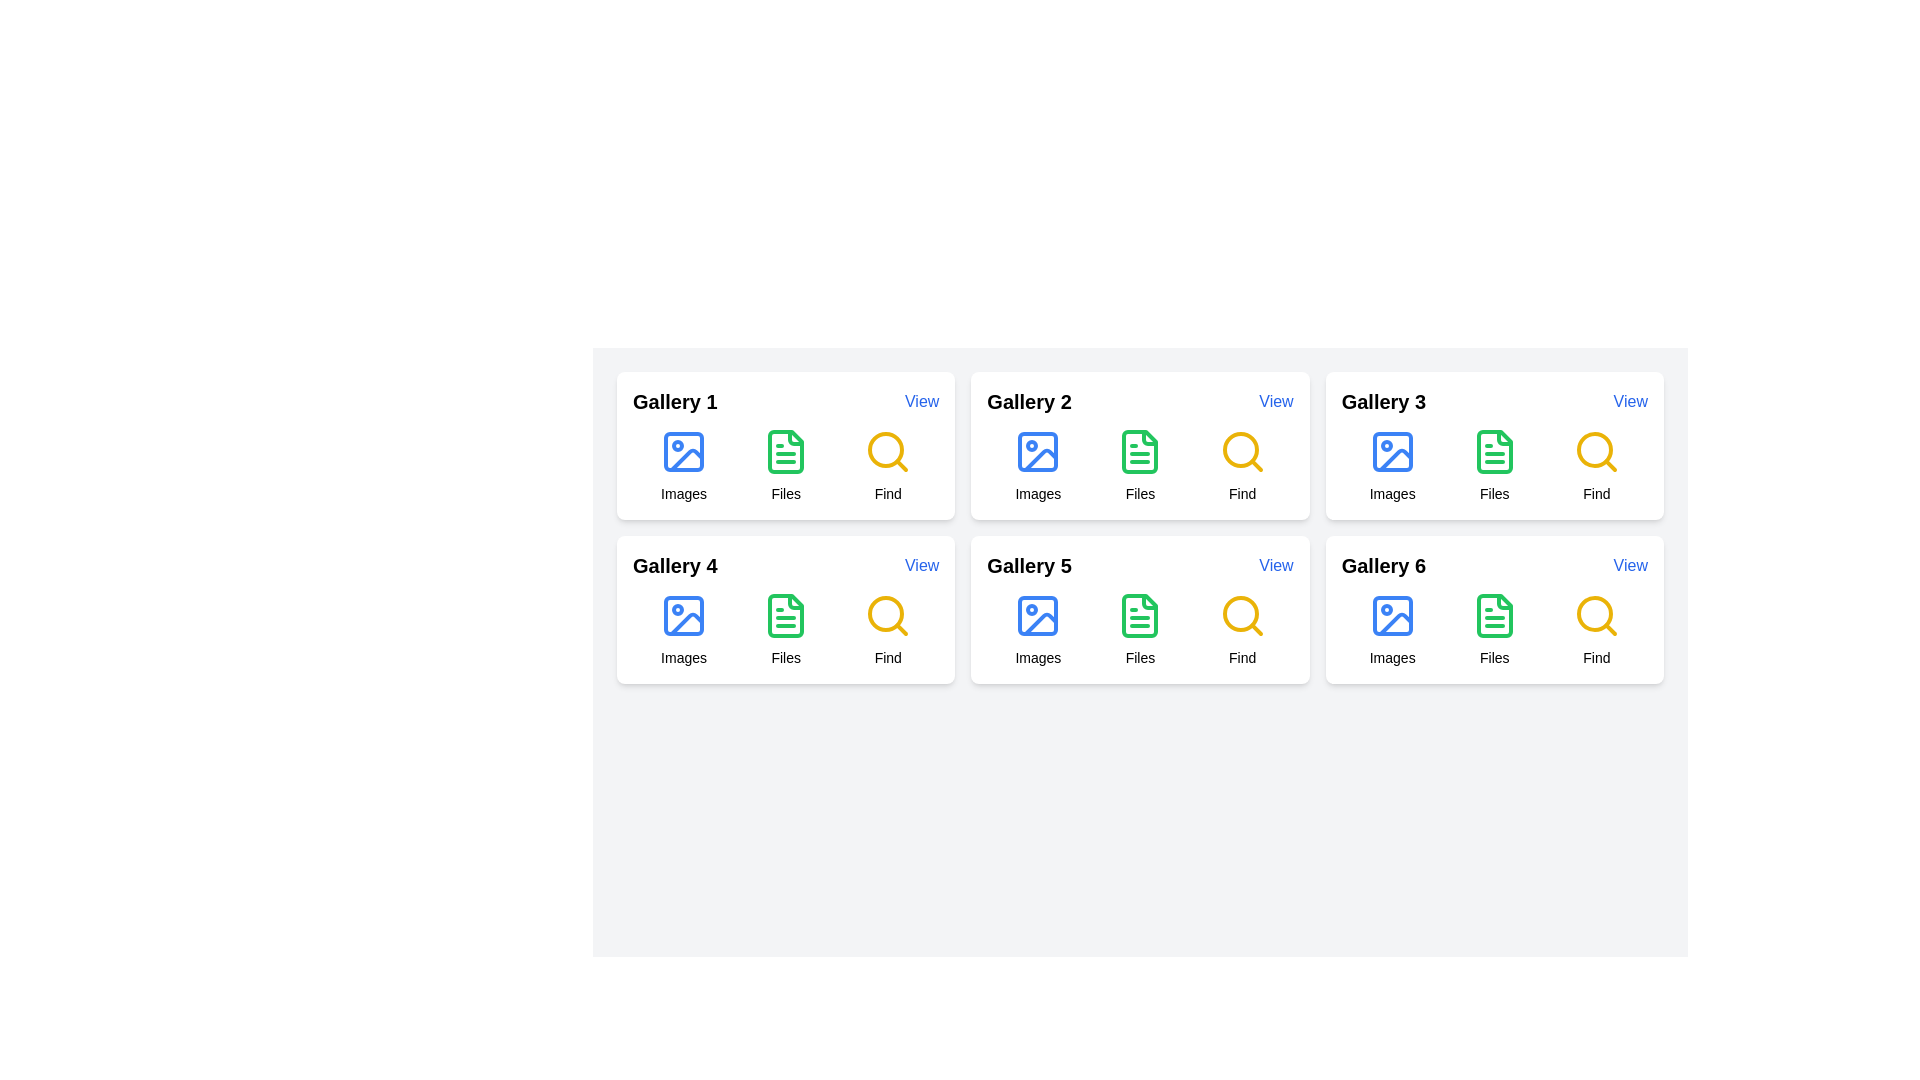  I want to click on the search icon located in the lower right corner of the 'Gallery 5' card, so click(1241, 615).